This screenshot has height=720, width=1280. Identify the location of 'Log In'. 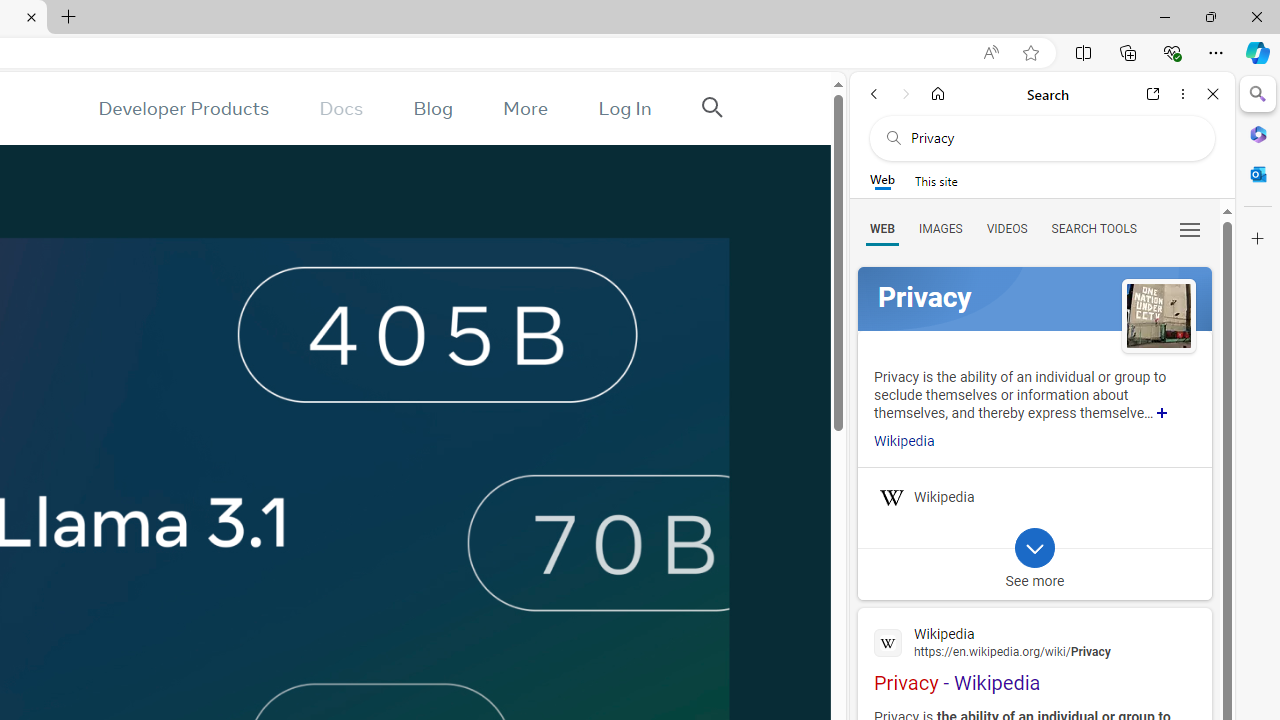
(624, 108).